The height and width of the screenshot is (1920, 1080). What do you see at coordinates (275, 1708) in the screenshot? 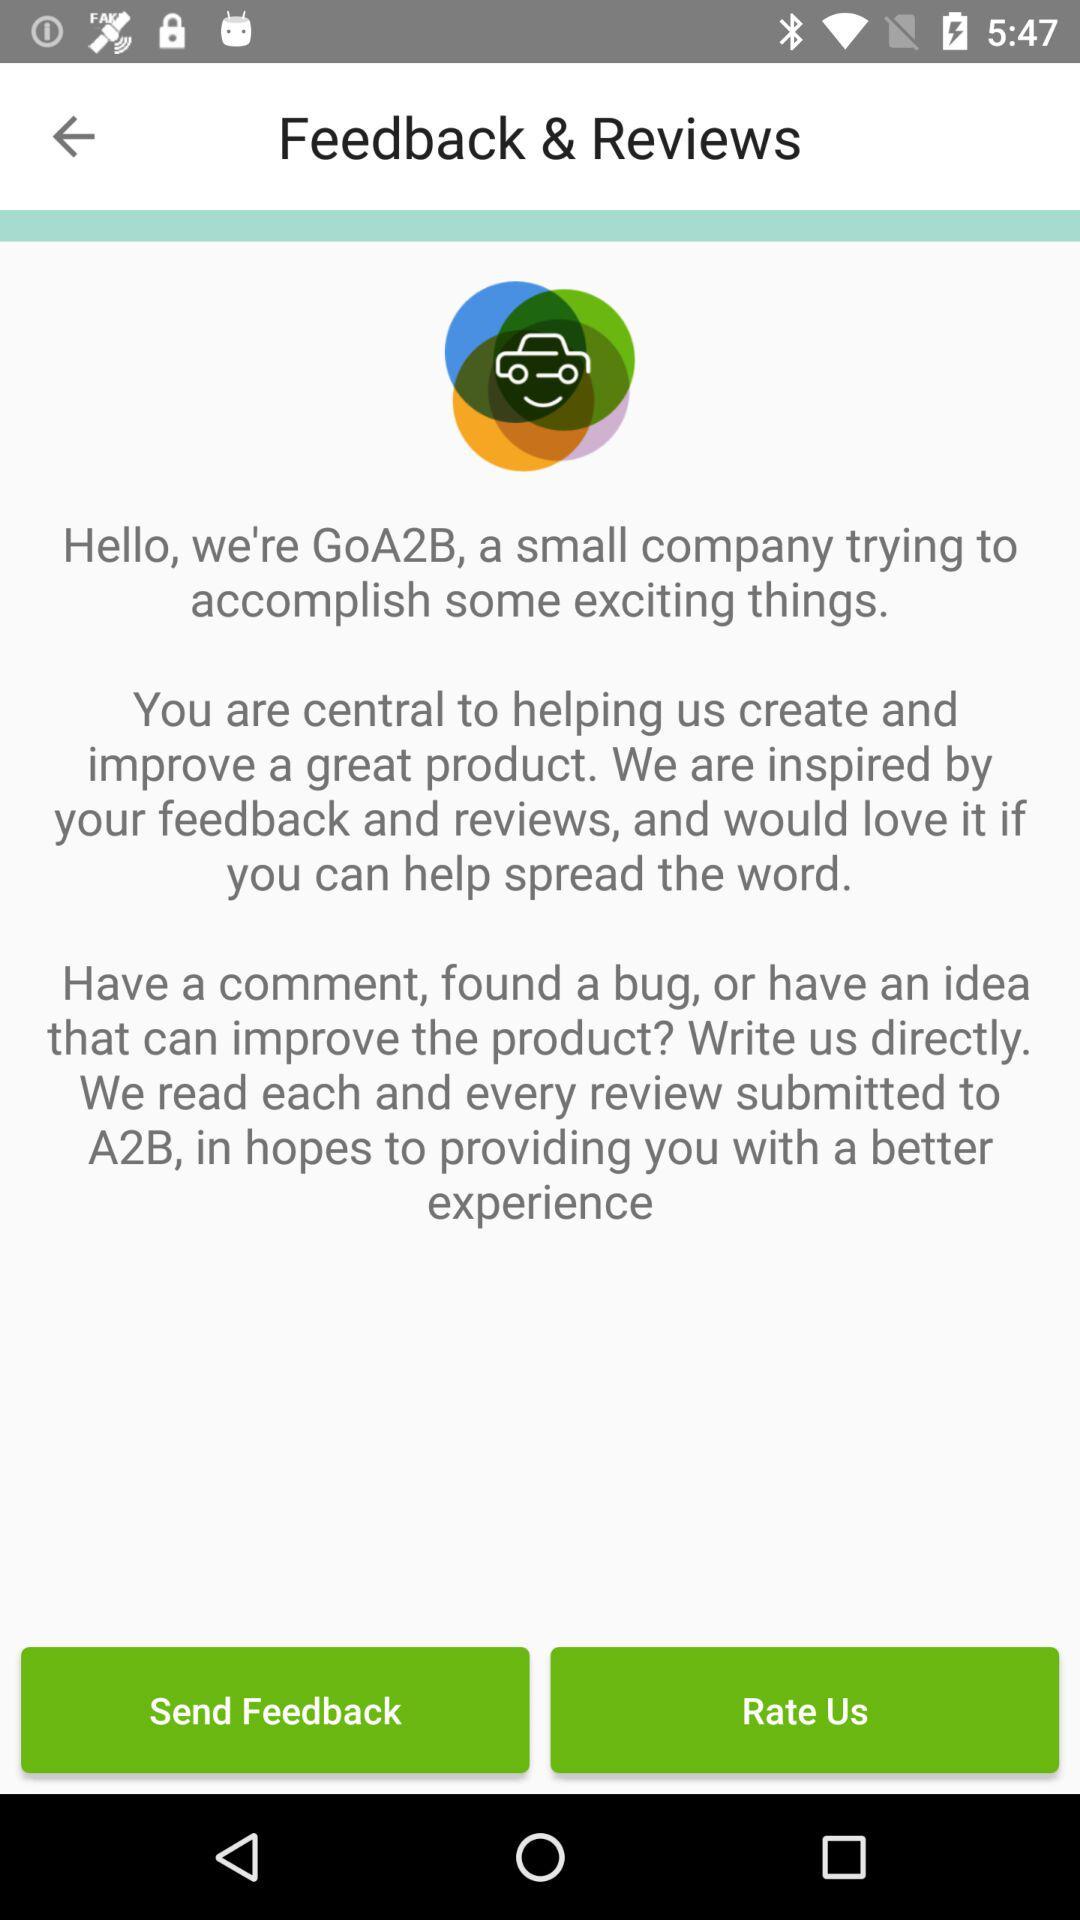
I see `item next to the rate us item` at bounding box center [275, 1708].